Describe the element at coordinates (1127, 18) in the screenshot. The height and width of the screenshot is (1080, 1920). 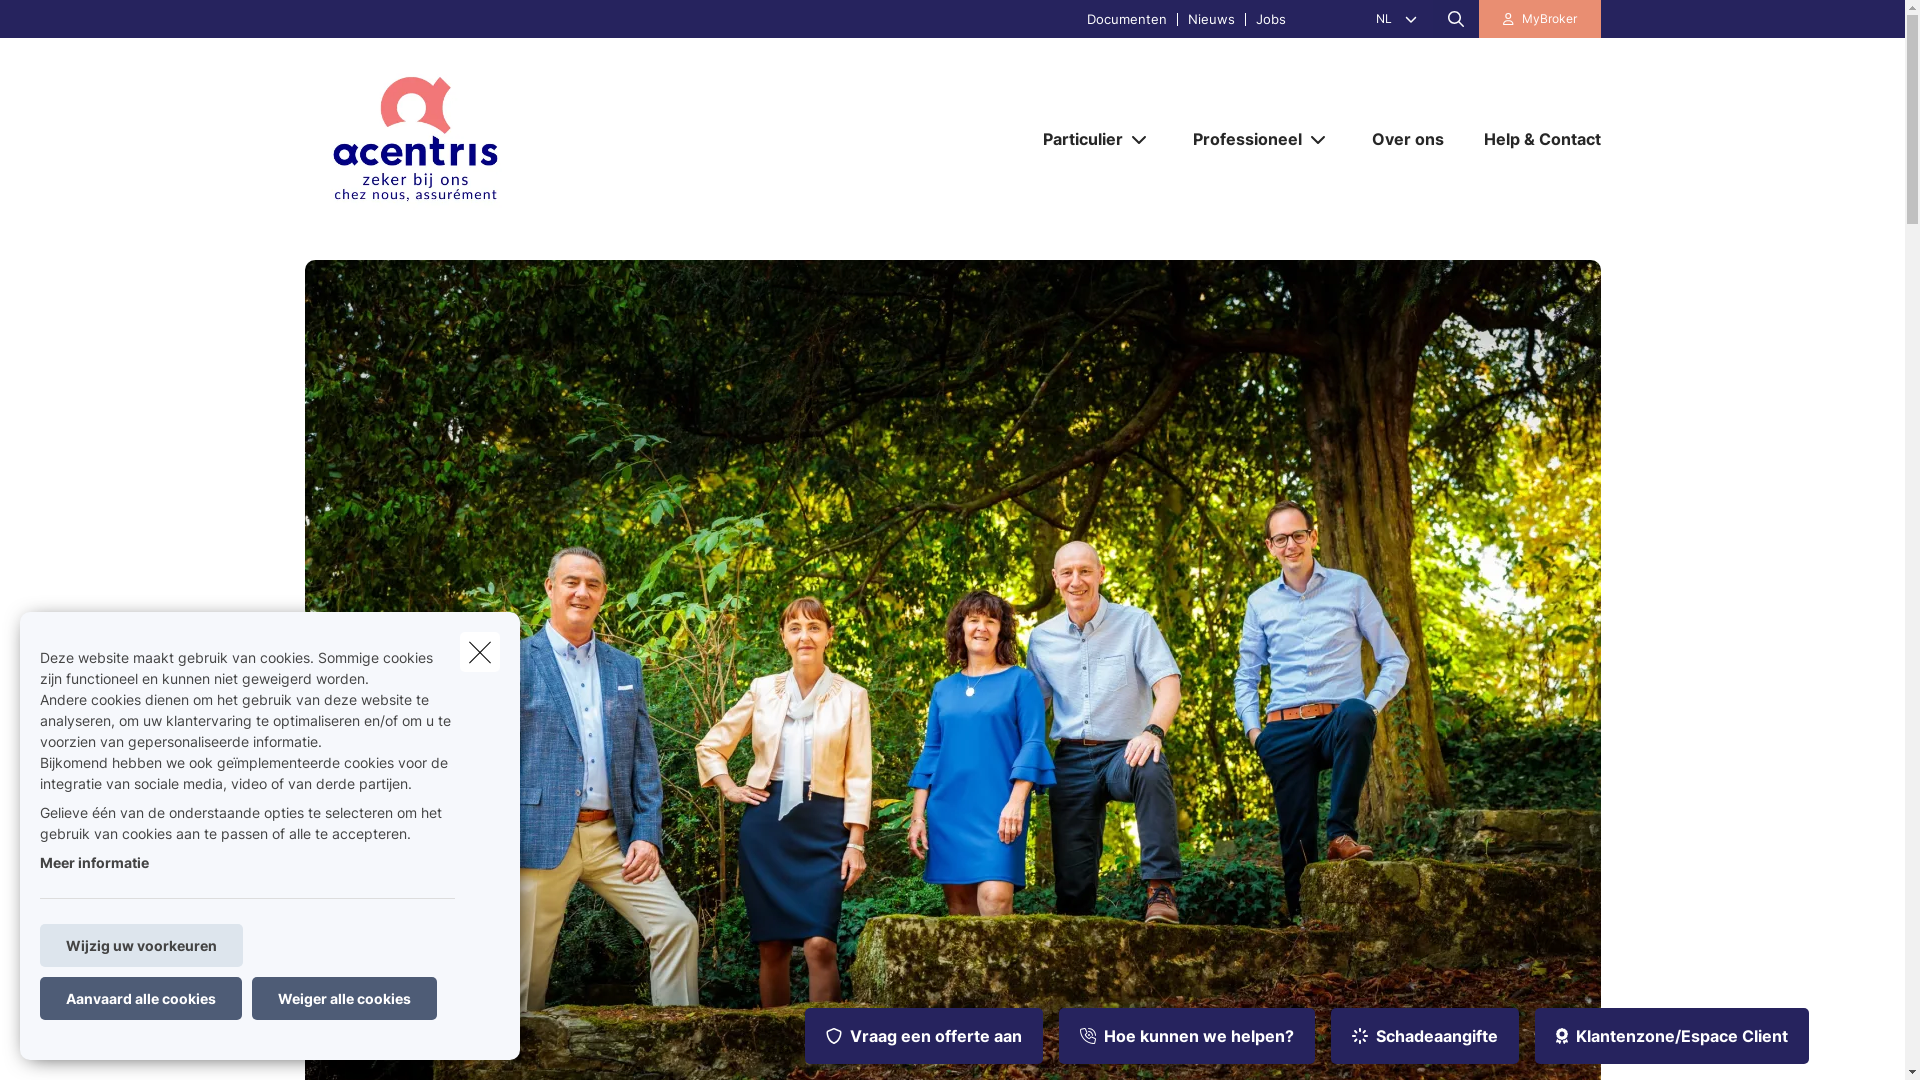
I see `'Documenten'` at that location.